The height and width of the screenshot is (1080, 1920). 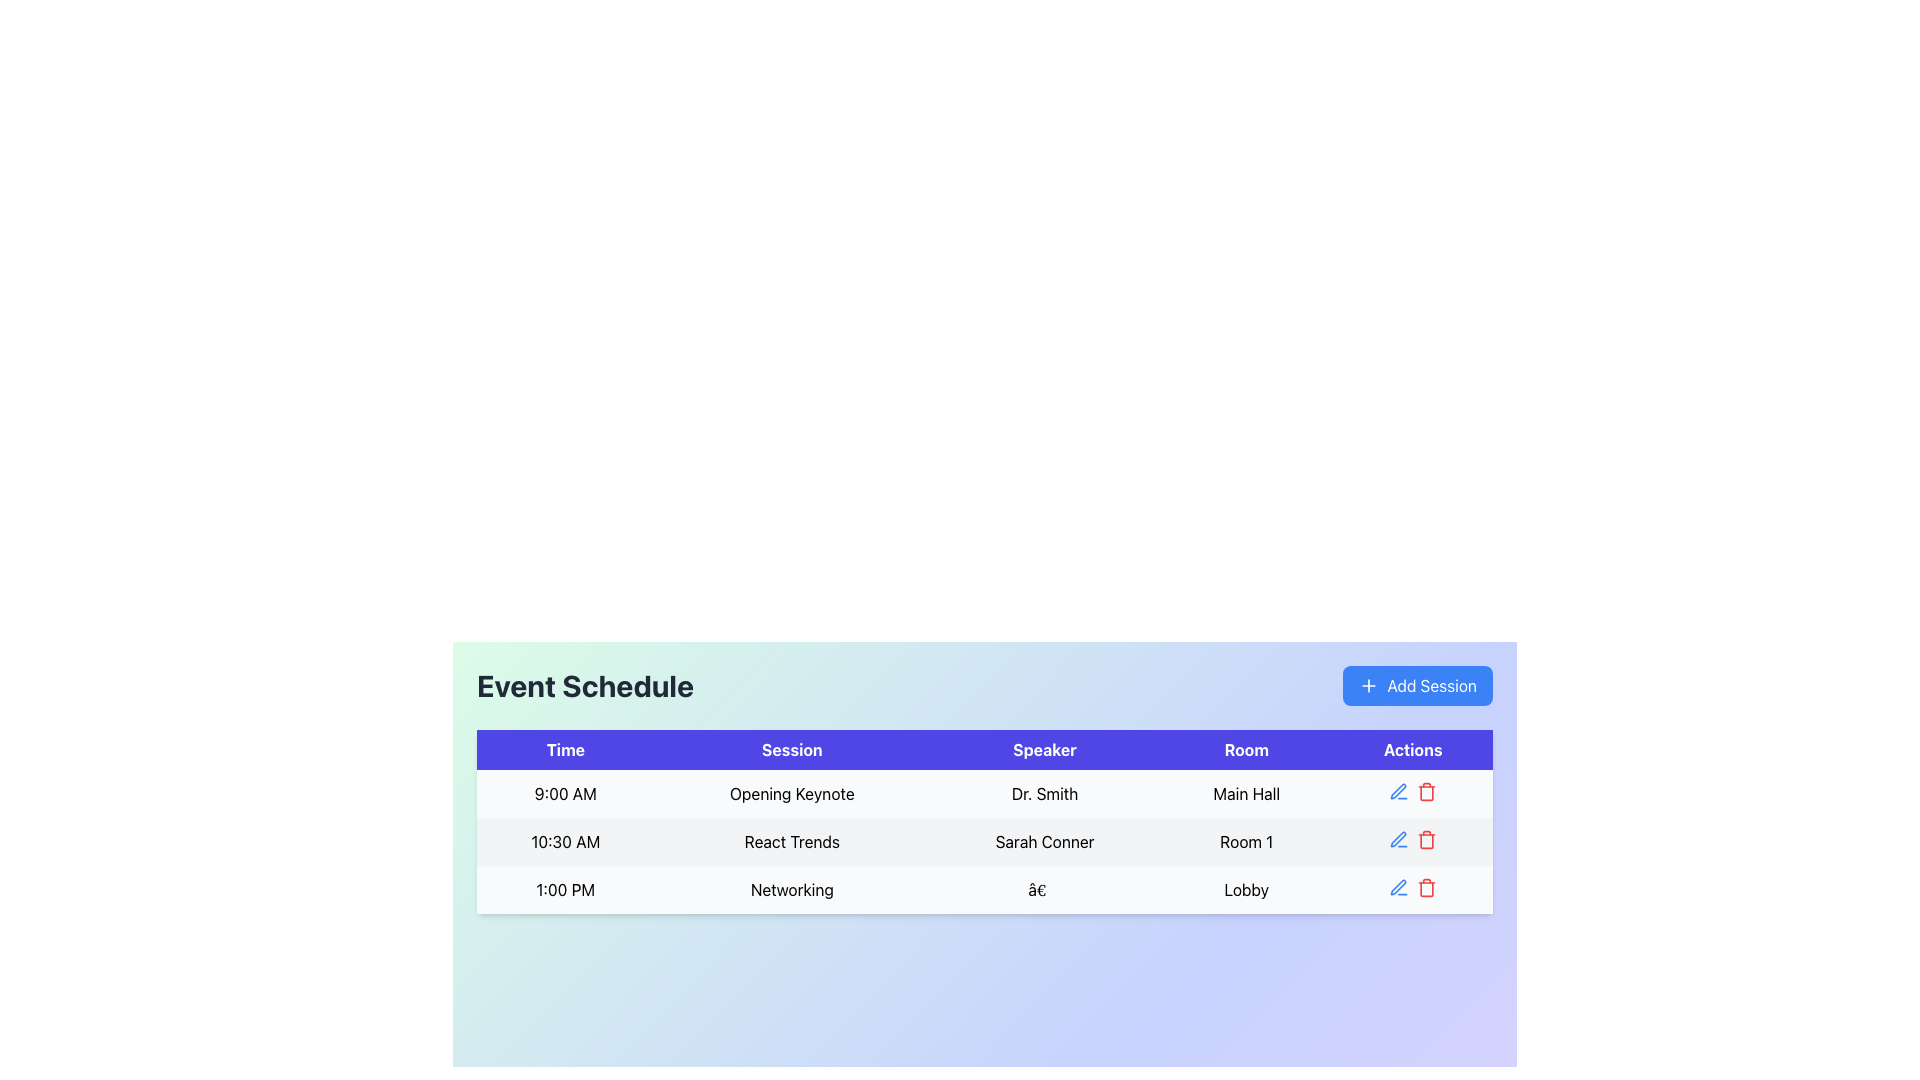 What do you see at coordinates (1397, 886) in the screenshot?
I see `the pen icon located in the 'Actions' column of the second row in the table next to 'Room 1'` at bounding box center [1397, 886].